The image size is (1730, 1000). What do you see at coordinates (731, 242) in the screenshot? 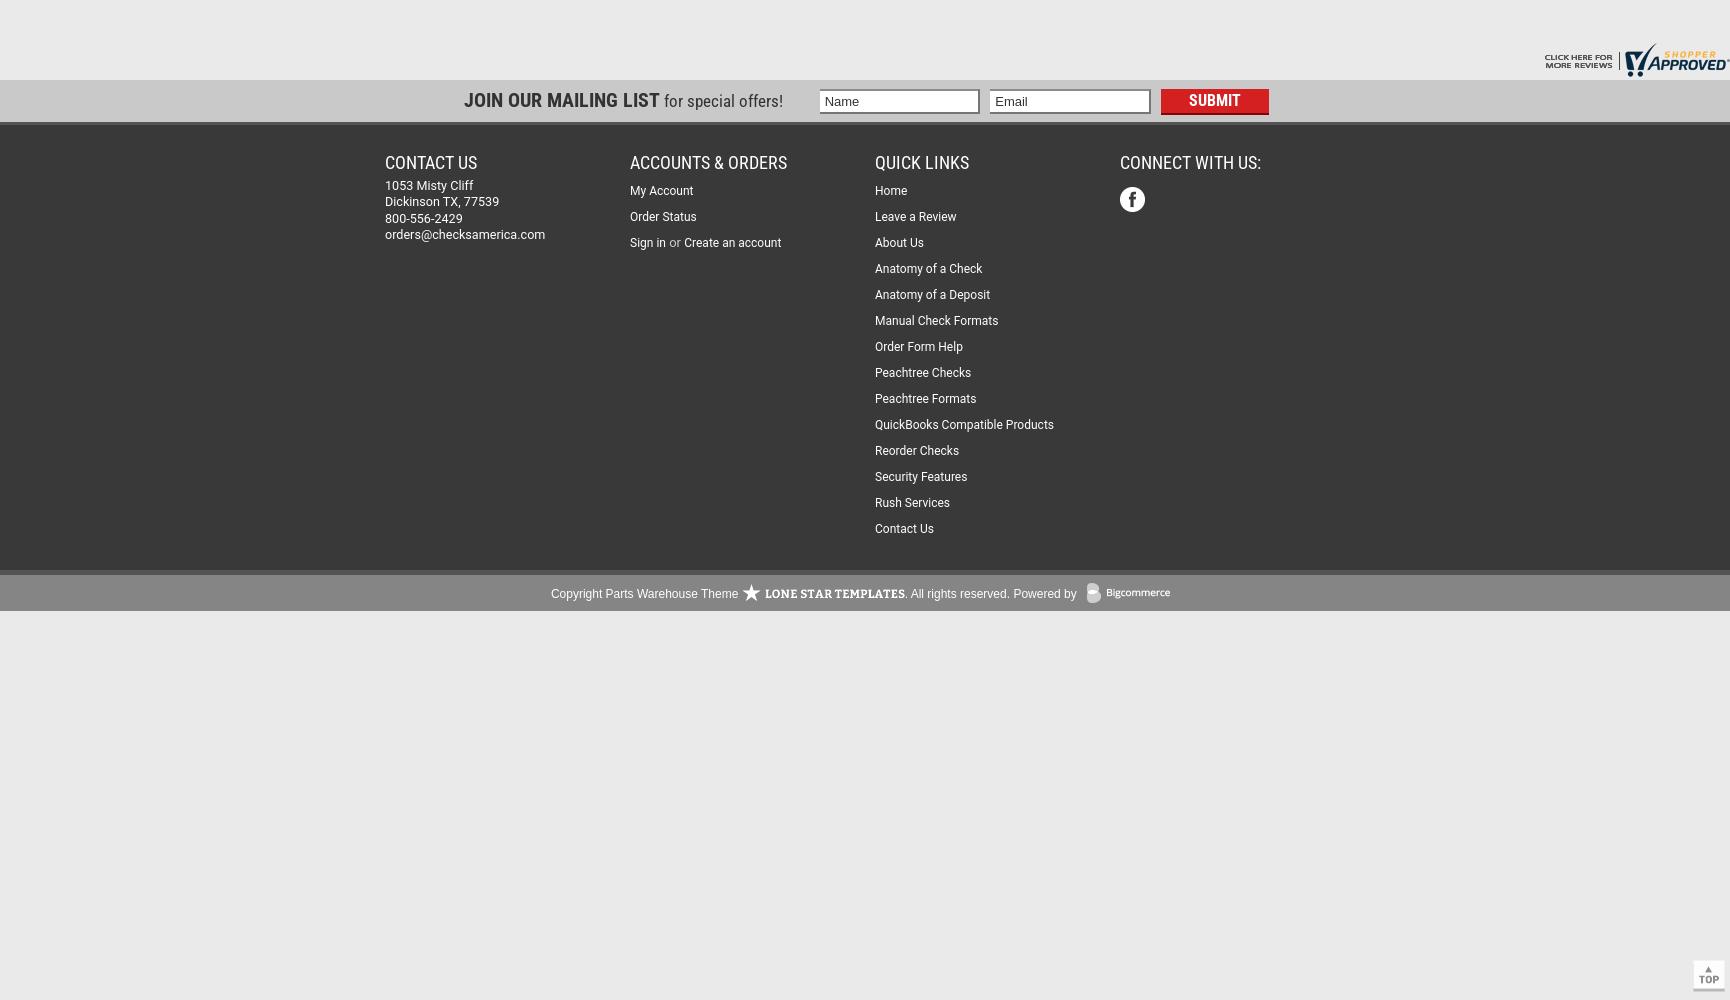
I see `'Create an account'` at bounding box center [731, 242].